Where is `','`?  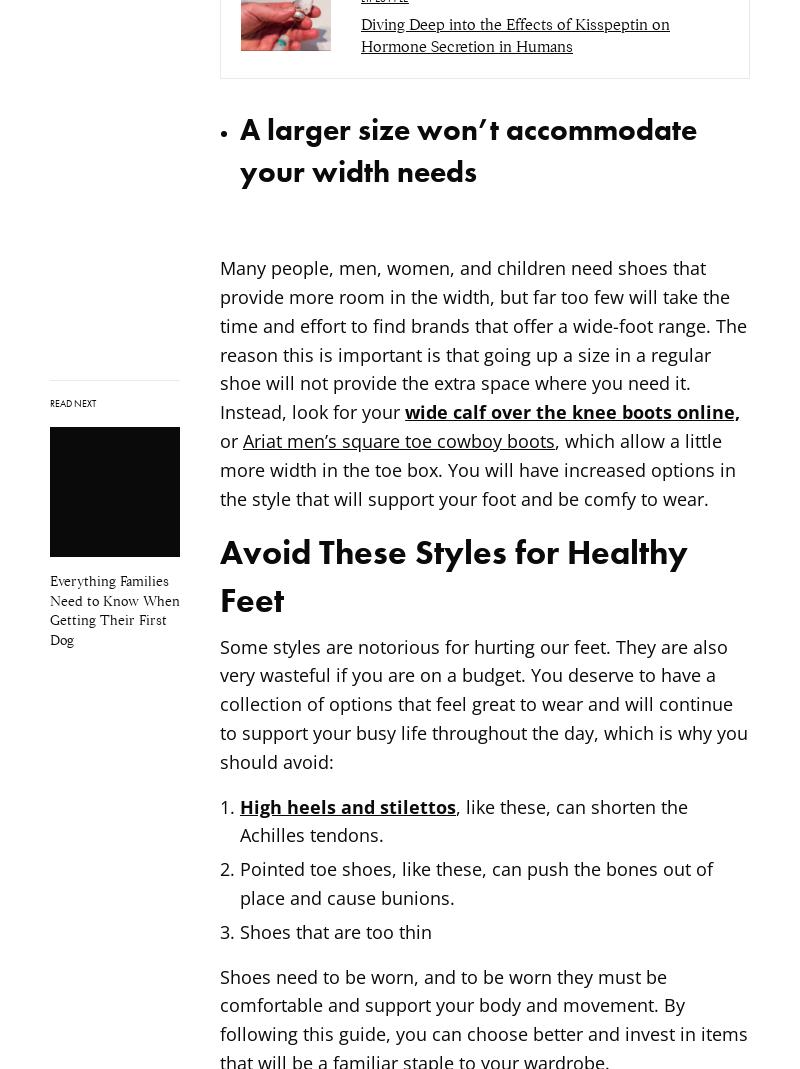
',' is located at coordinates (560, 439).